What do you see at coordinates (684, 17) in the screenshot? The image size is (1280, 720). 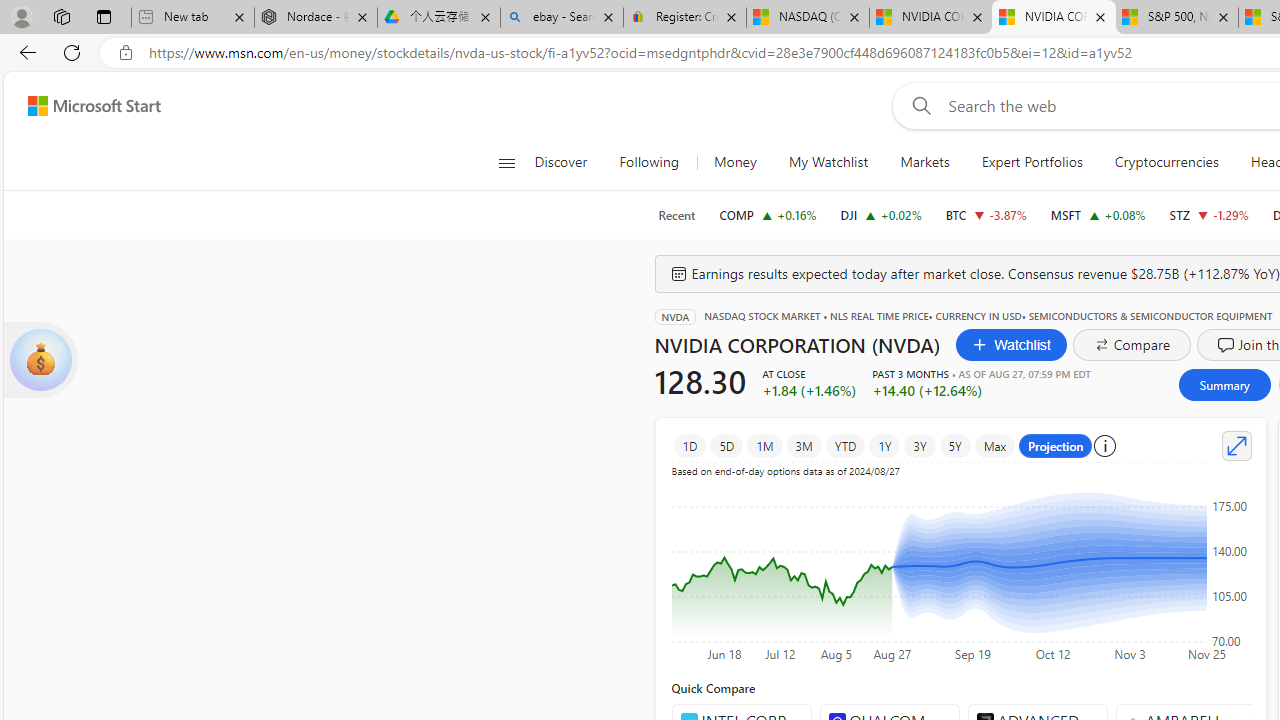 I see `'Register: Create a personal eBay account'` at bounding box center [684, 17].